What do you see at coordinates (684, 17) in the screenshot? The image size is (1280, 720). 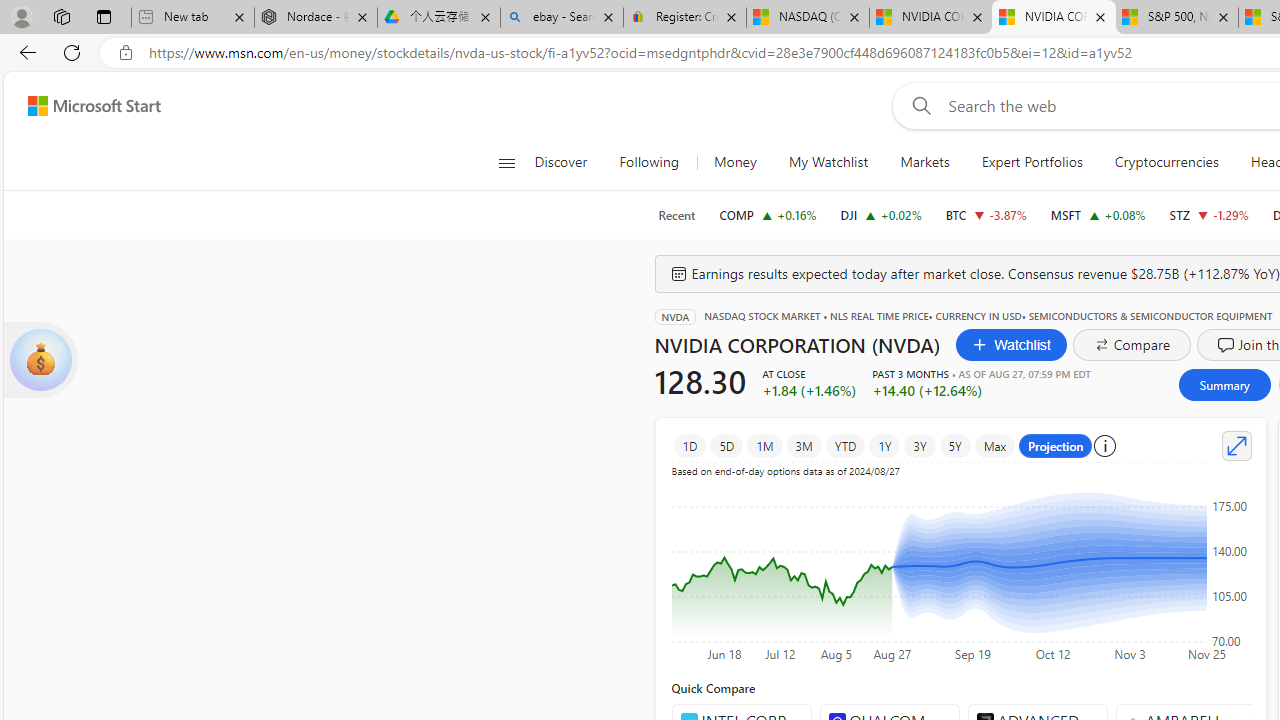 I see `'Register: Create a personal eBay account'` at bounding box center [684, 17].